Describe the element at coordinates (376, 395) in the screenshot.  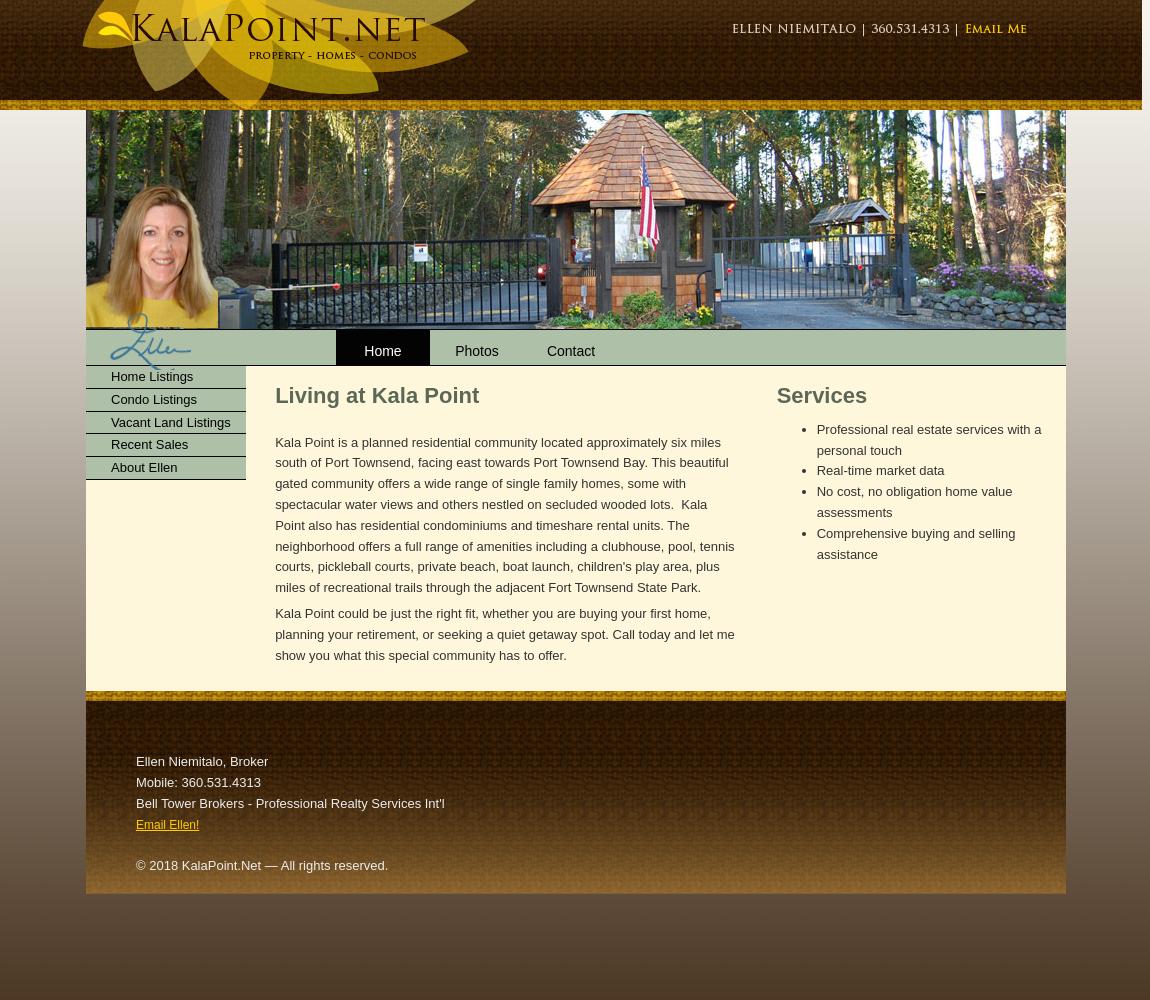
I see `'Living at Kala Point'` at that location.